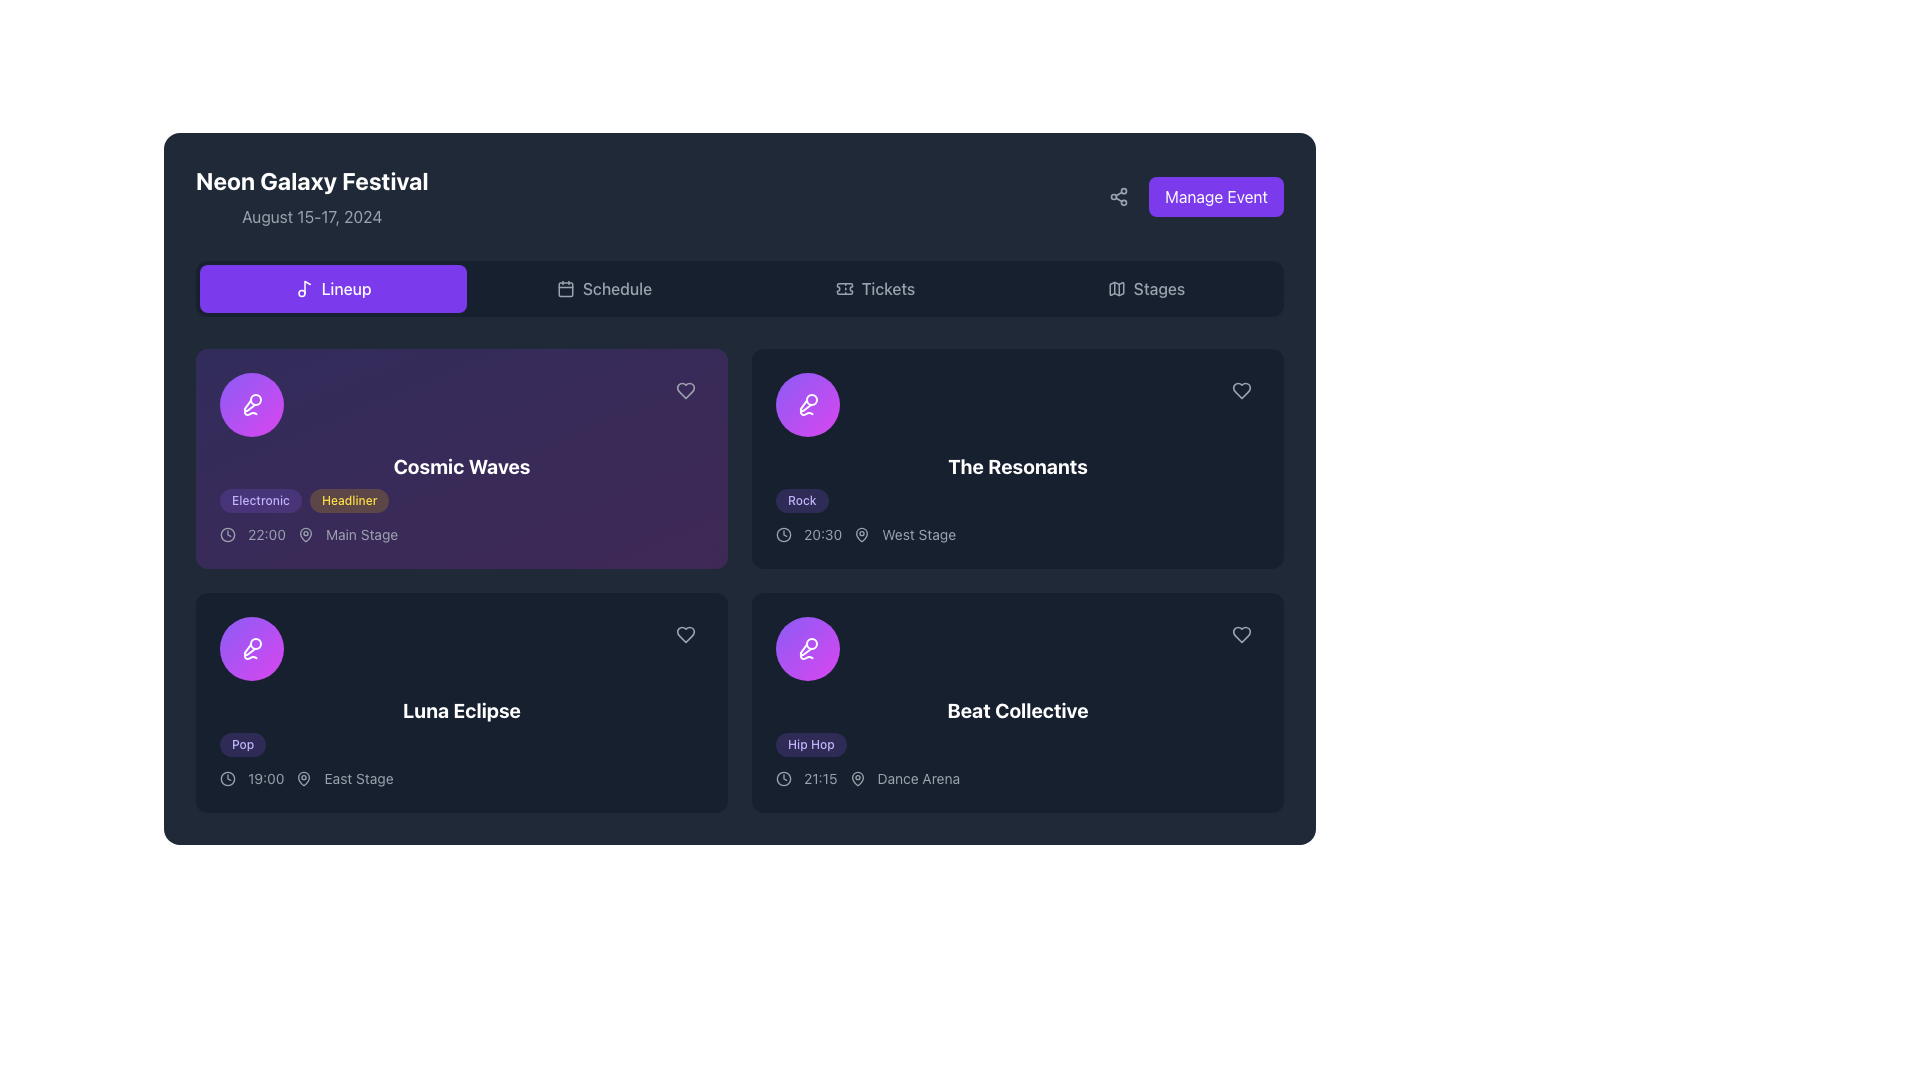 The height and width of the screenshot is (1080, 1920). Describe the element at coordinates (738, 289) in the screenshot. I see `the 'Tickets' option in the Navigation bar` at that location.